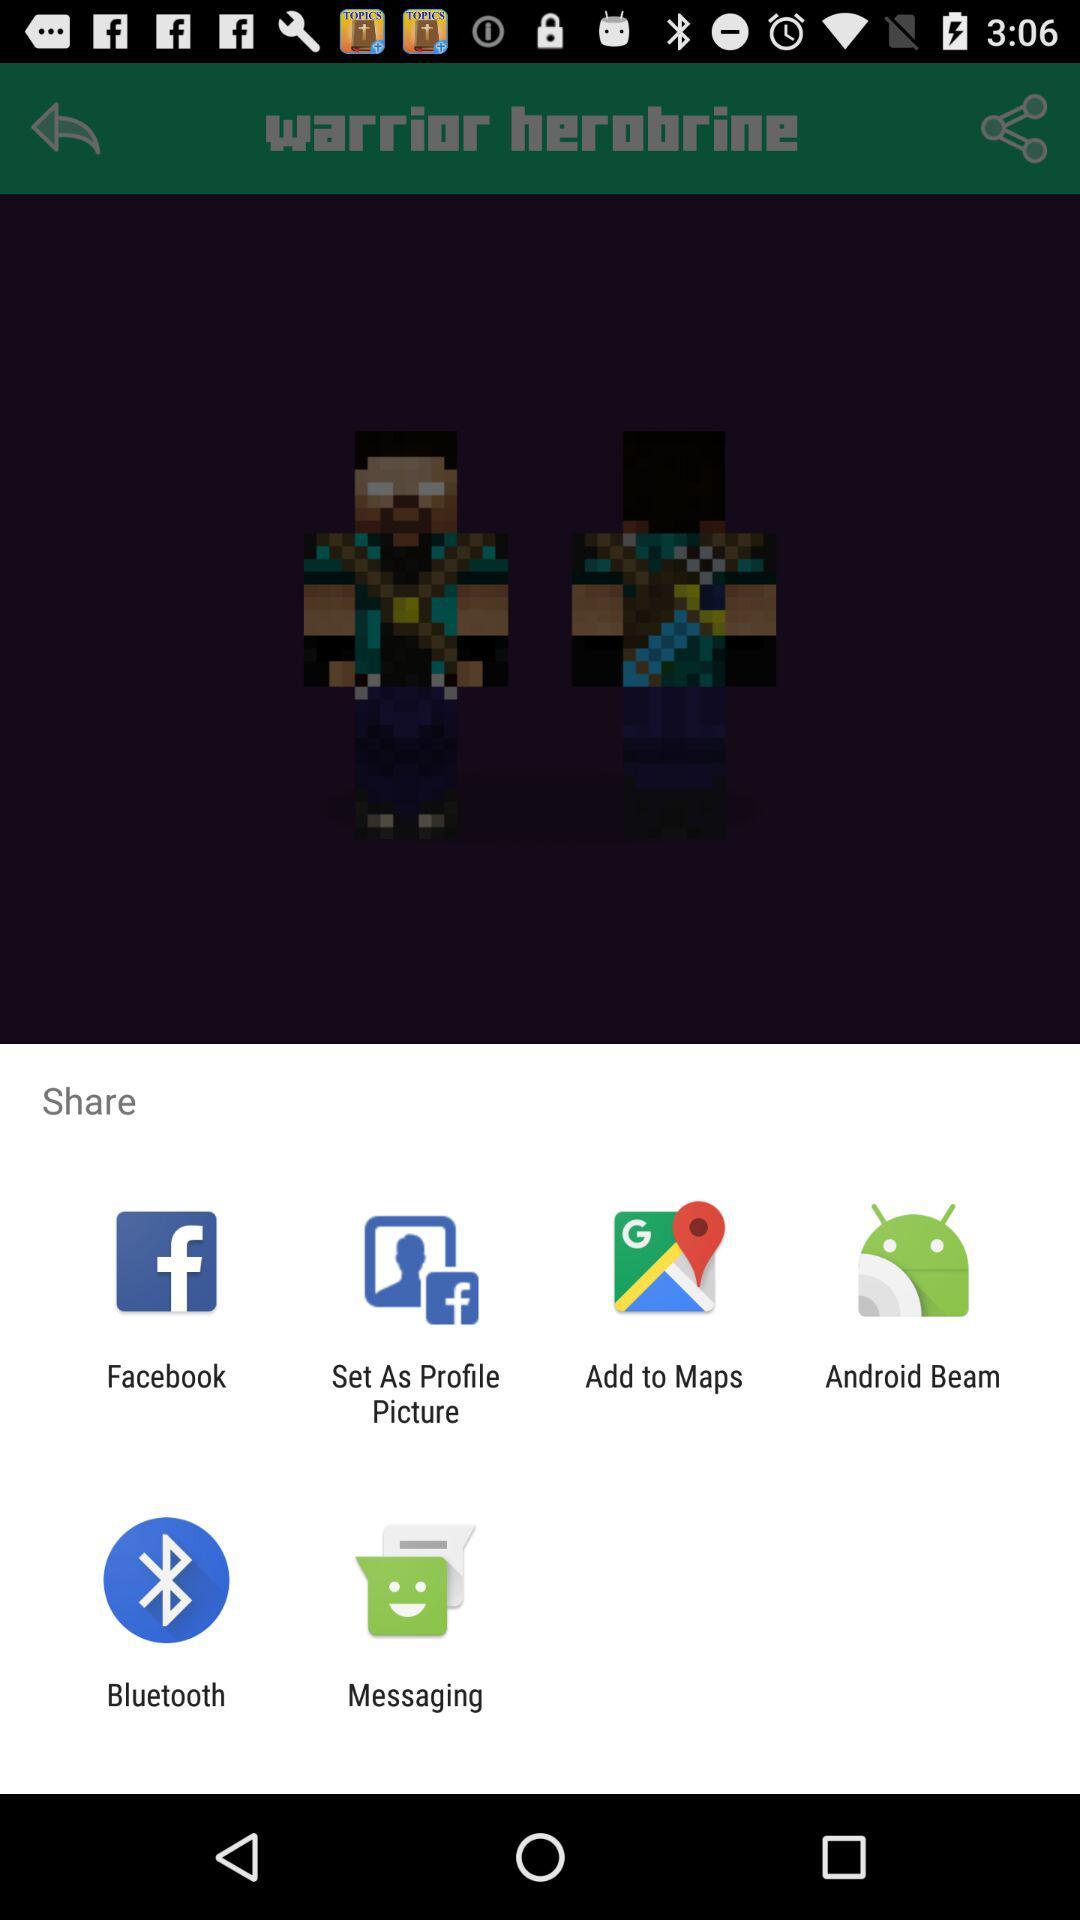  Describe the element at coordinates (414, 1392) in the screenshot. I see `icon next to the facebook app` at that location.